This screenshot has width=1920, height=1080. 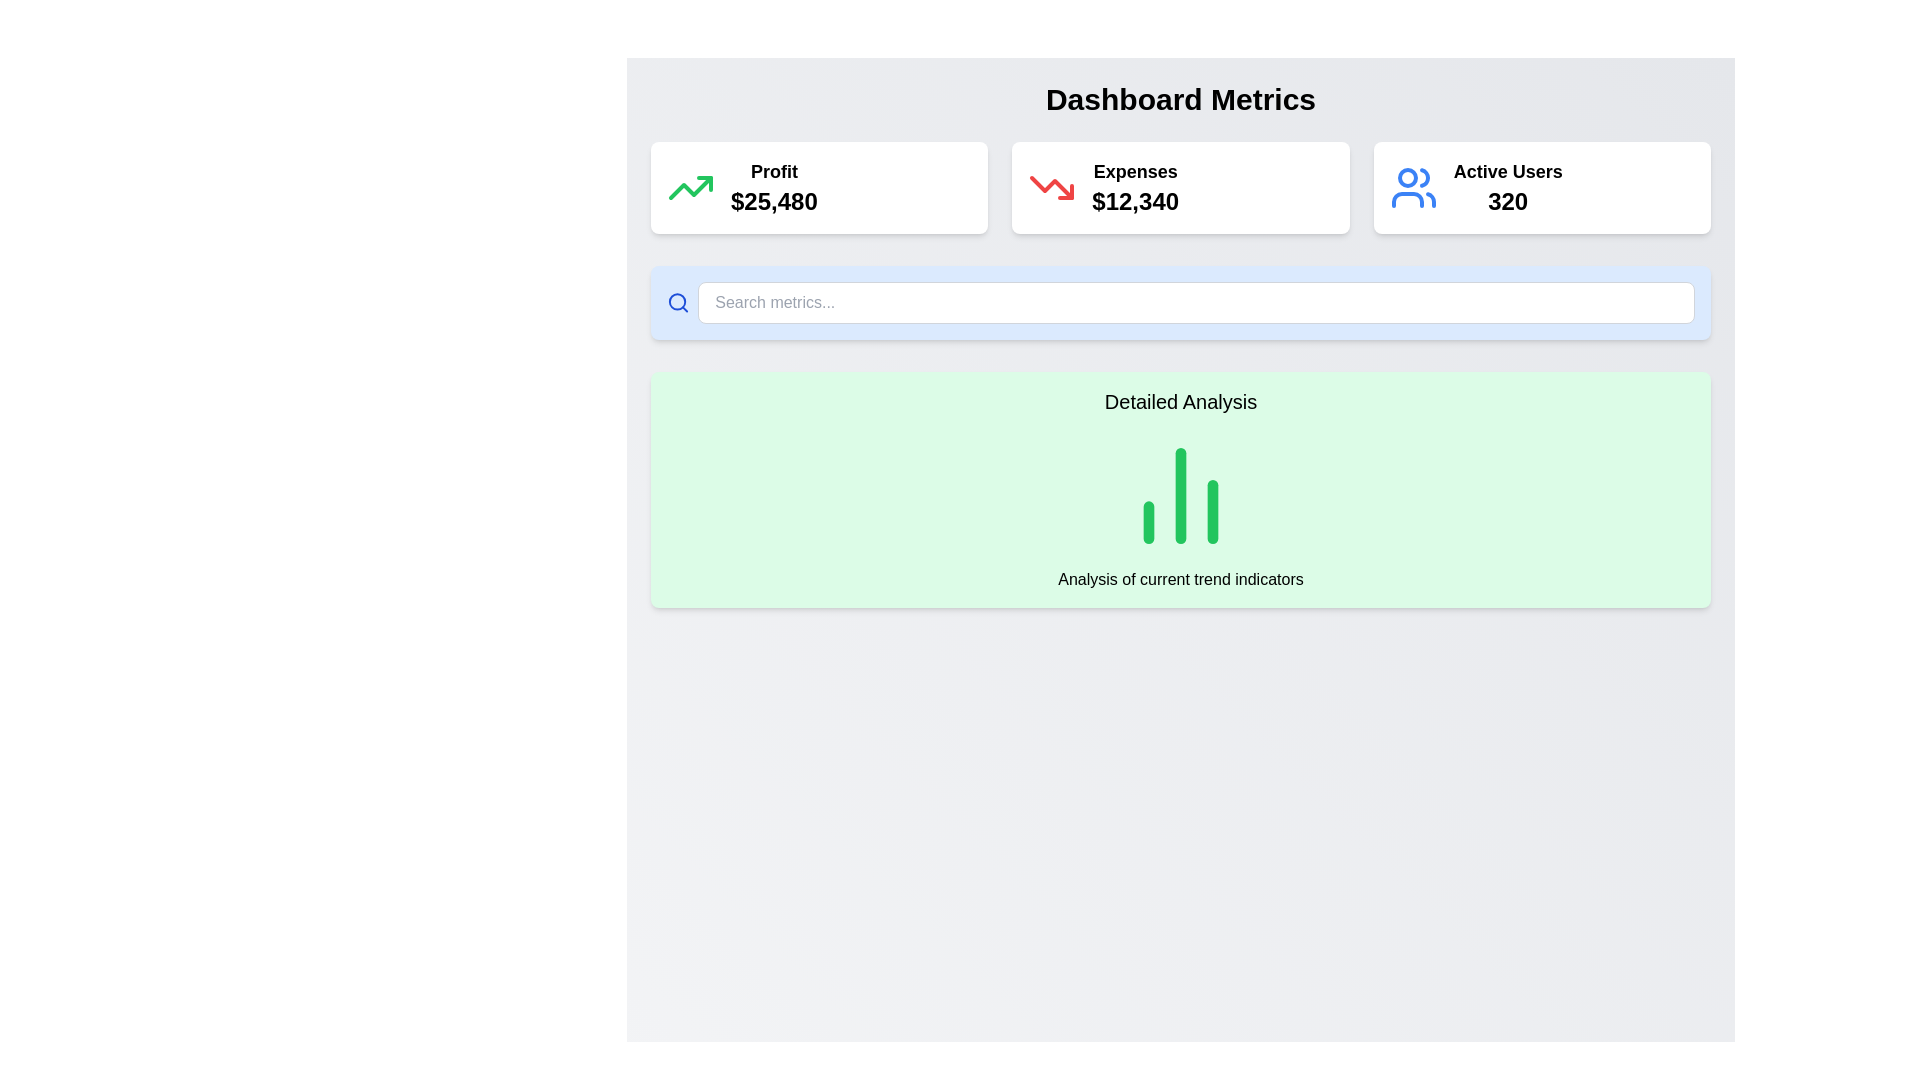 What do you see at coordinates (1180, 303) in the screenshot?
I see `the search input field located centrally below the statistics widgets and above the 'Detailed Analysis' section` at bounding box center [1180, 303].